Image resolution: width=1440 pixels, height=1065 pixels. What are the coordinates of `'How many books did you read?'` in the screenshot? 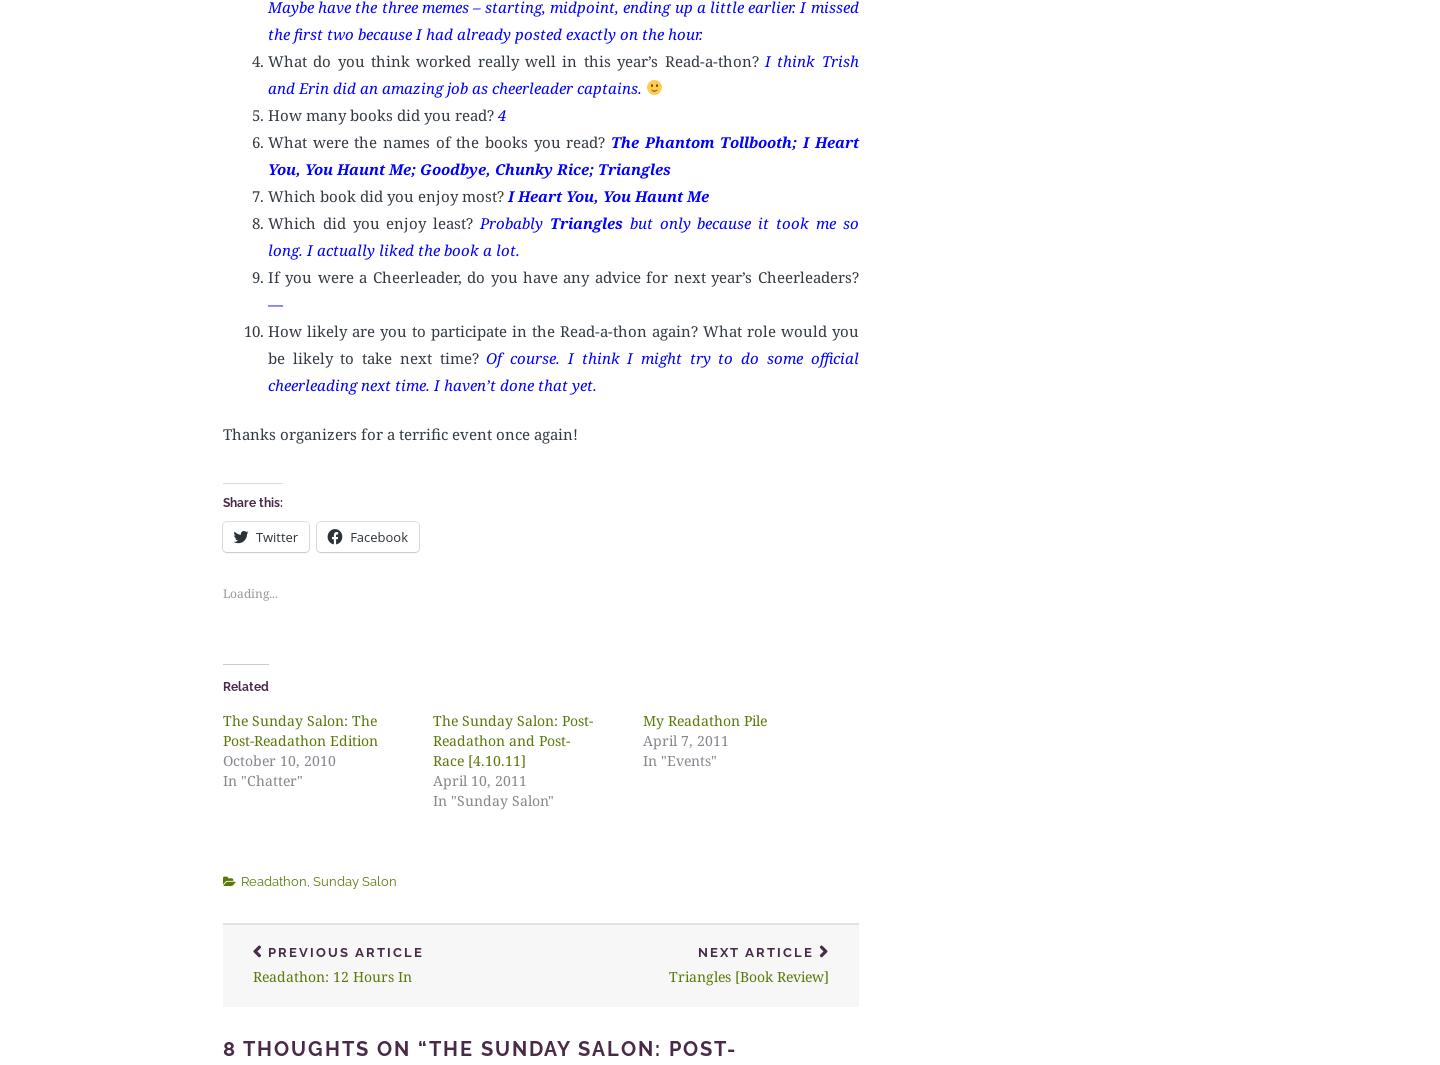 It's located at (382, 112).